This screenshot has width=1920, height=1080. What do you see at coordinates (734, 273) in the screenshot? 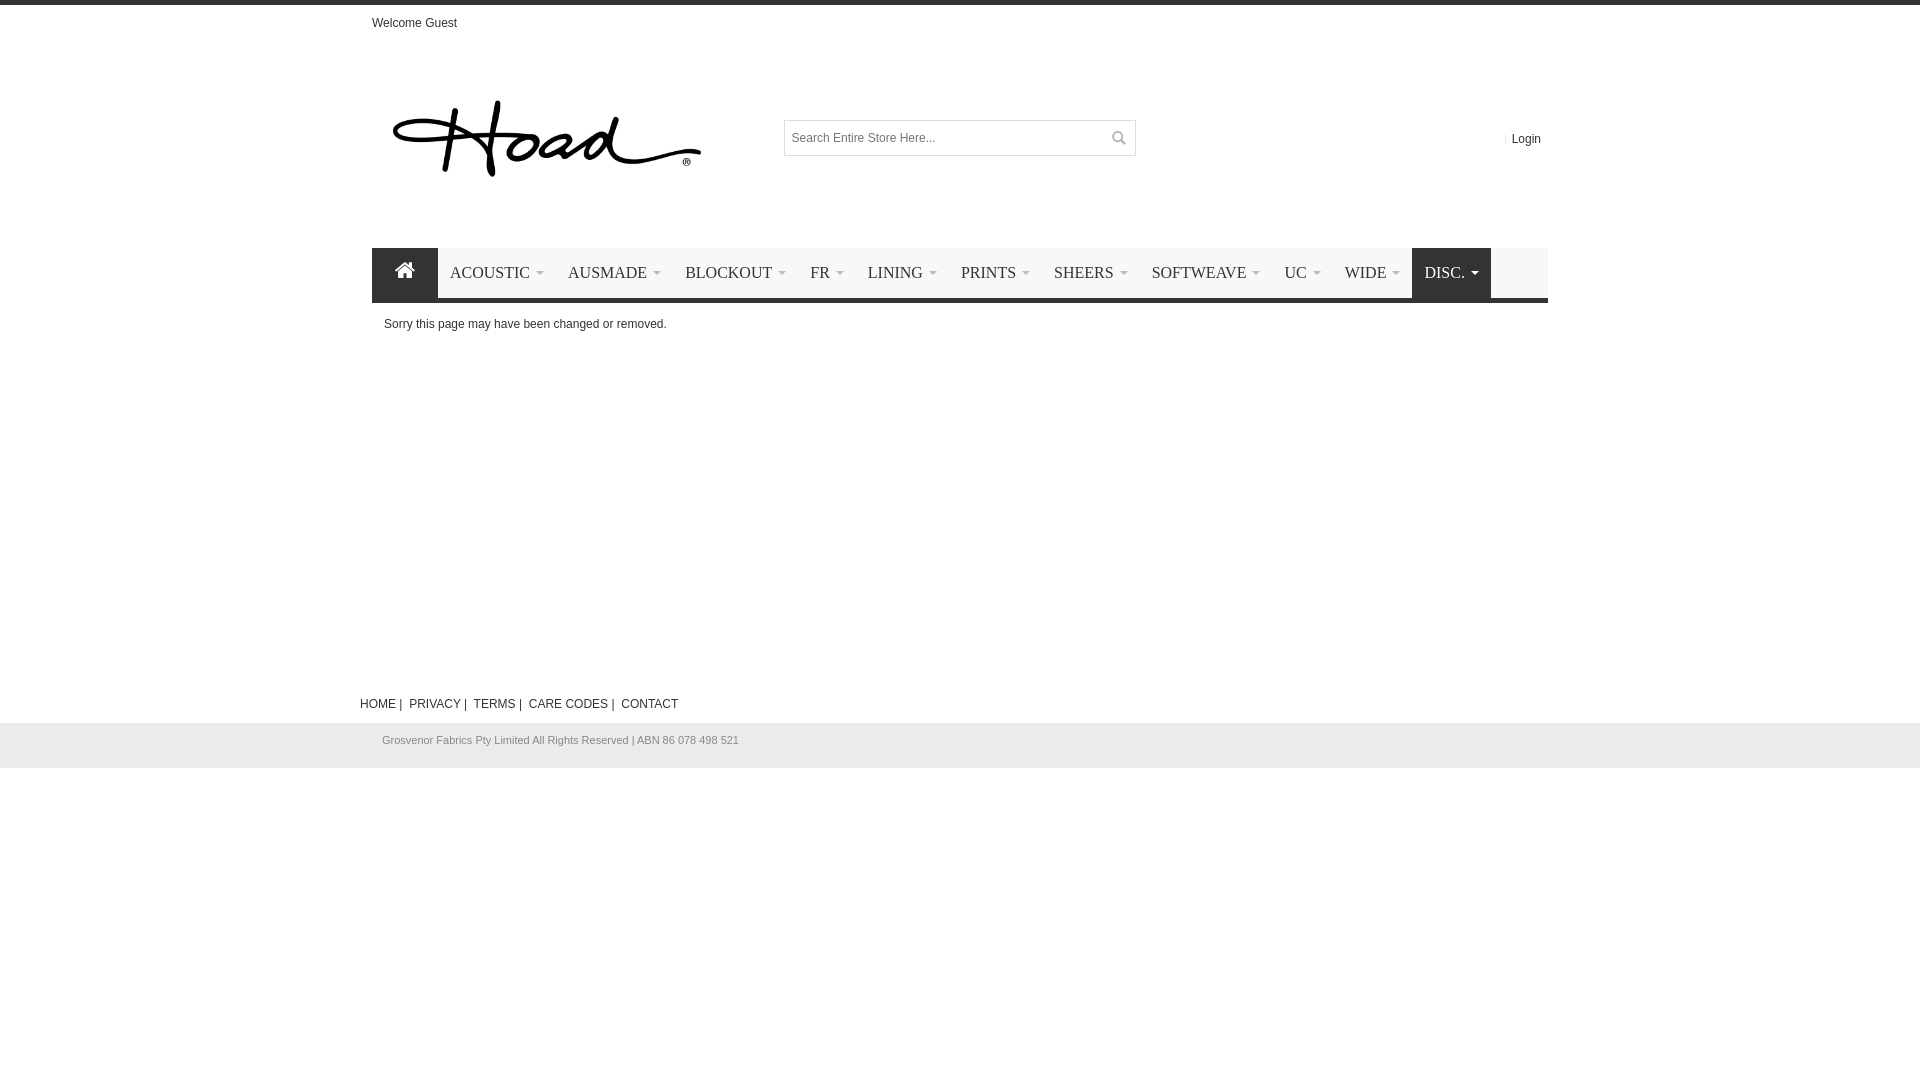
I see `'BLOCKOUT  '` at bounding box center [734, 273].